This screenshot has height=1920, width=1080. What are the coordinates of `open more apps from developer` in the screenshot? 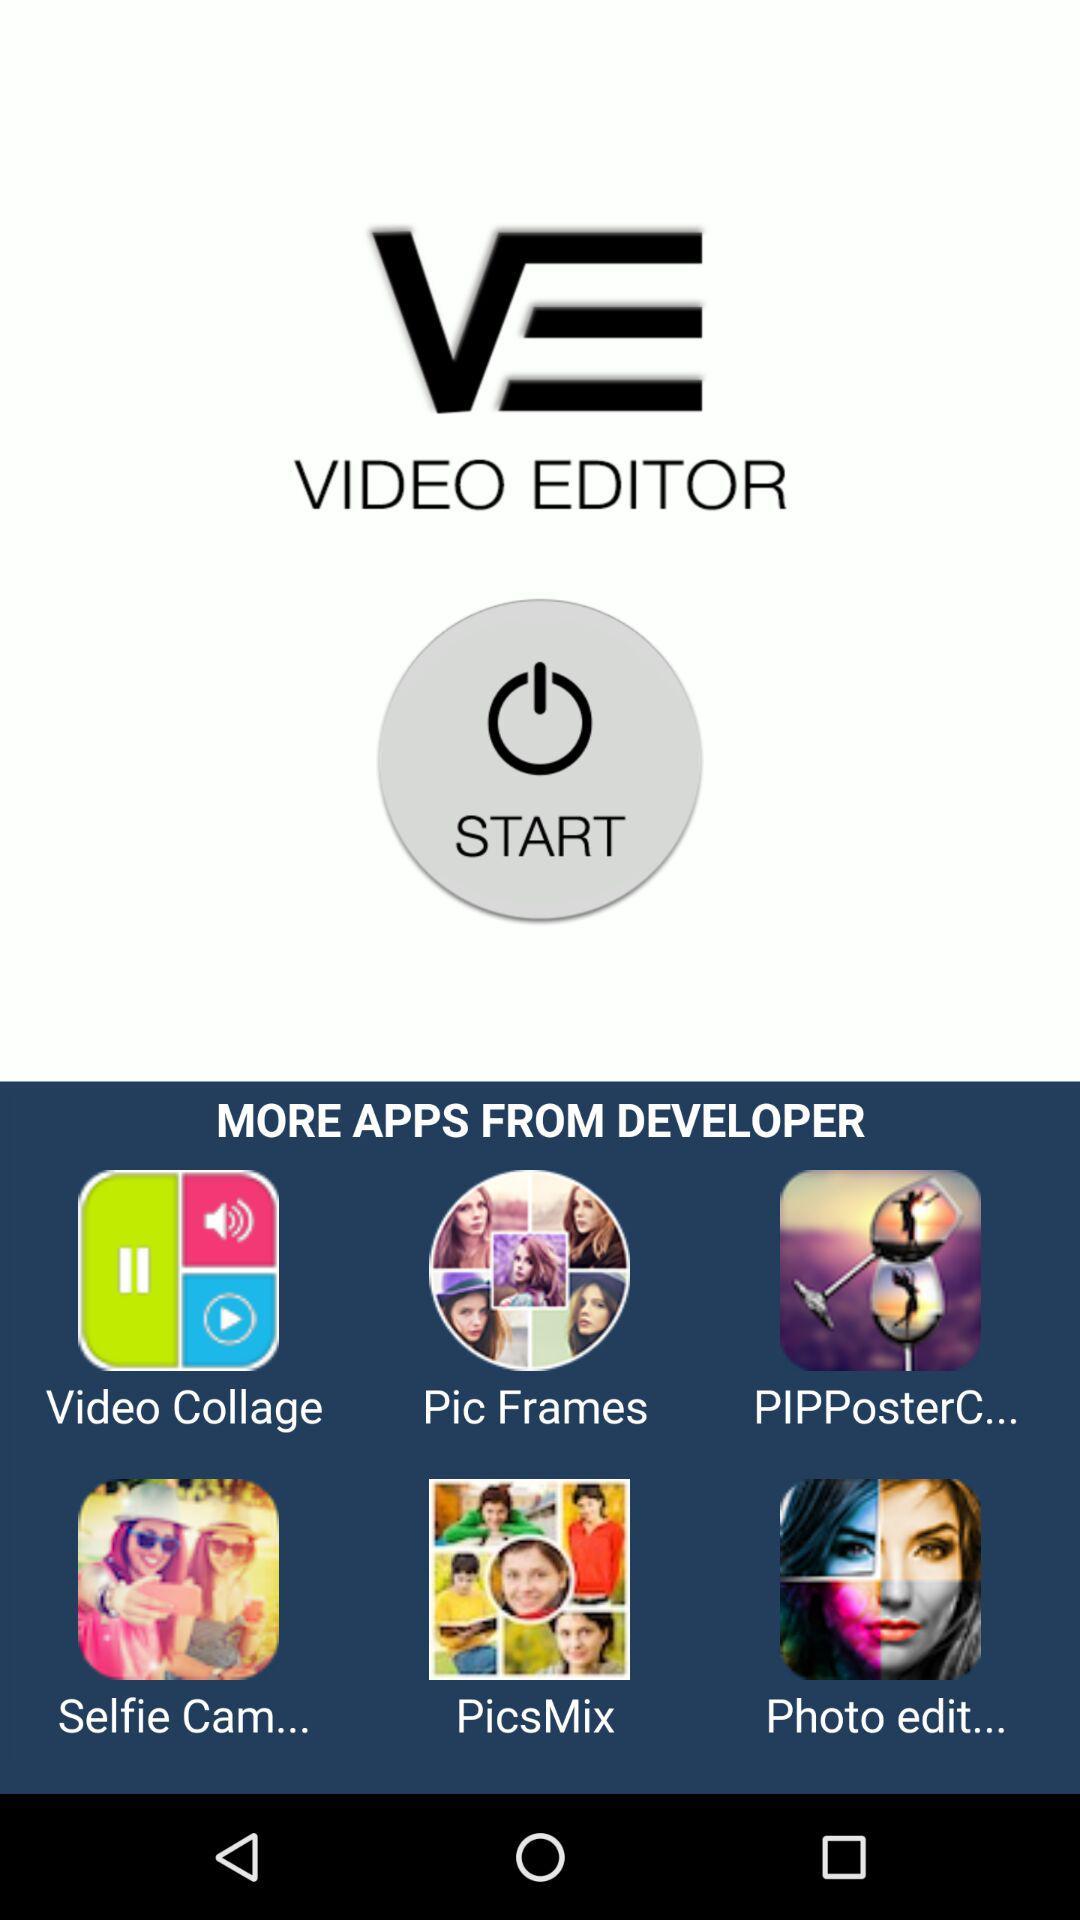 It's located at (540, 1436).